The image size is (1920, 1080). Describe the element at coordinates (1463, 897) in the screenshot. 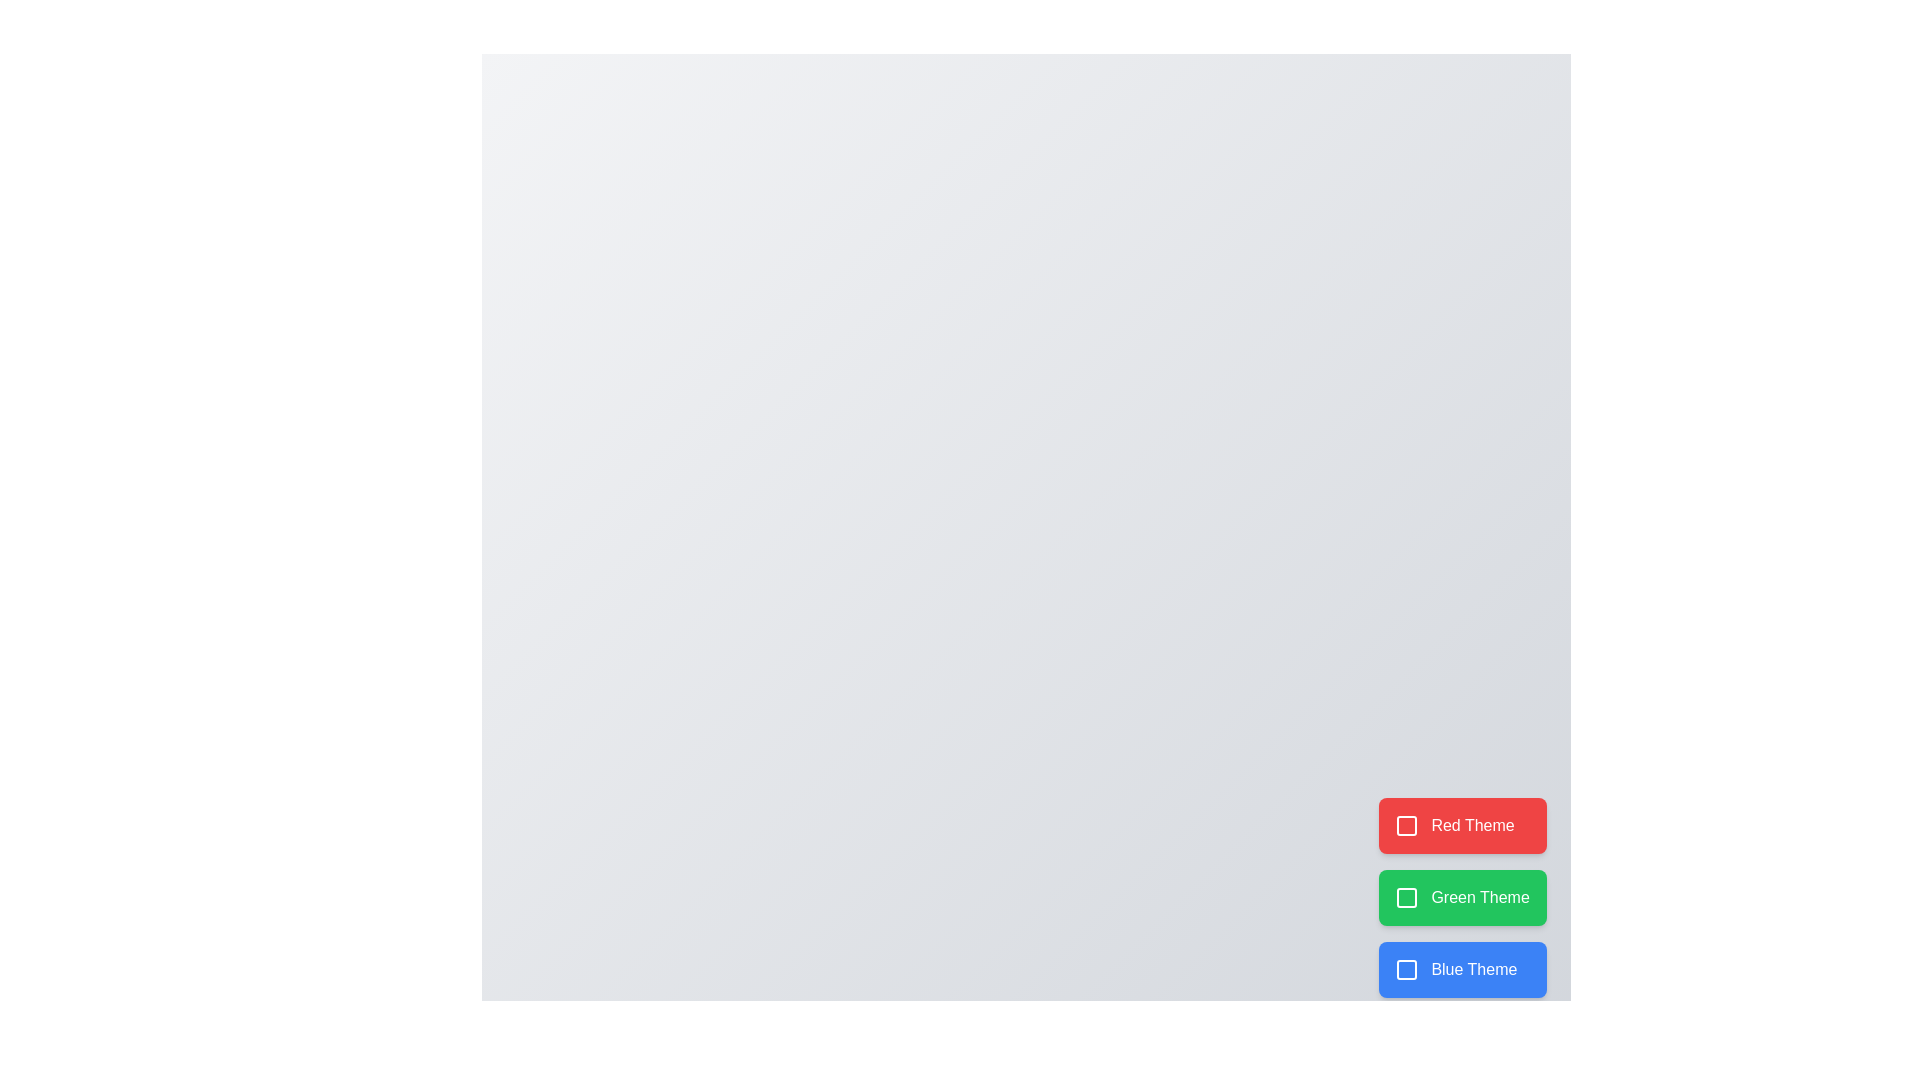

I see `the button corresponding to Green theme to observe its visual feedback` at that location.